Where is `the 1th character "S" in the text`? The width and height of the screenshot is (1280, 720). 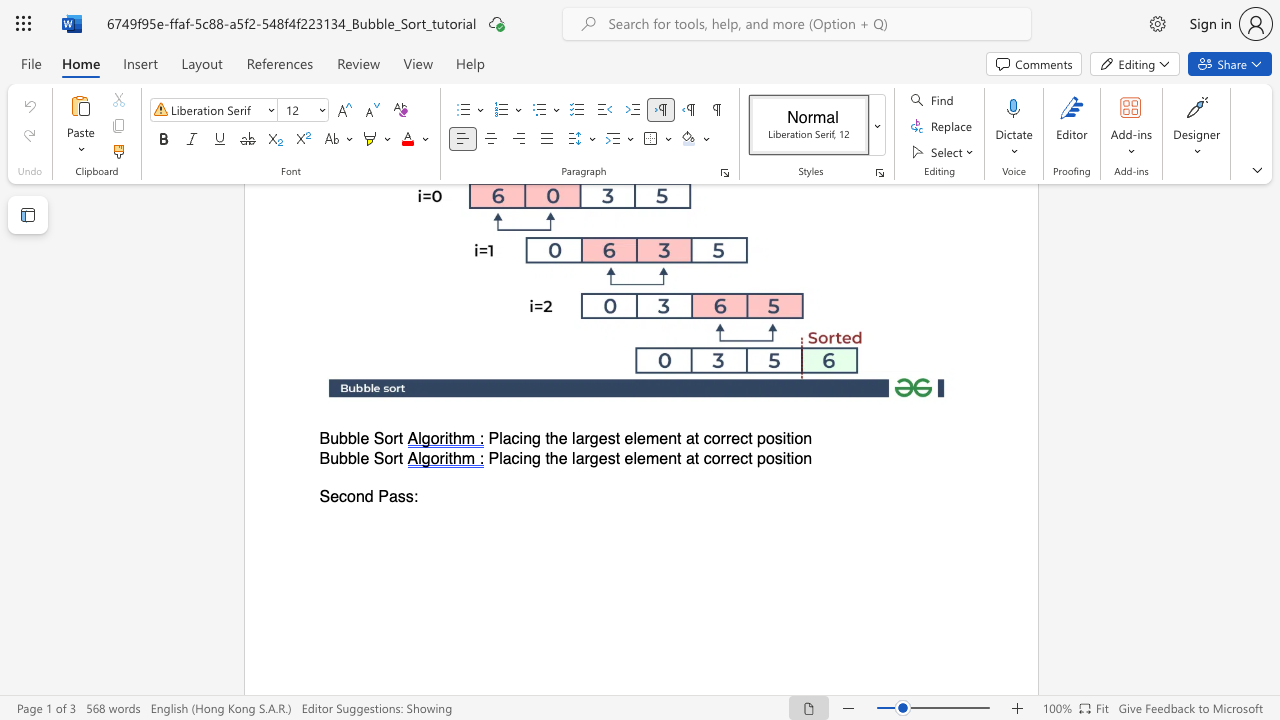
the 1th character "S" in the text is located at coordinates (379, 438).